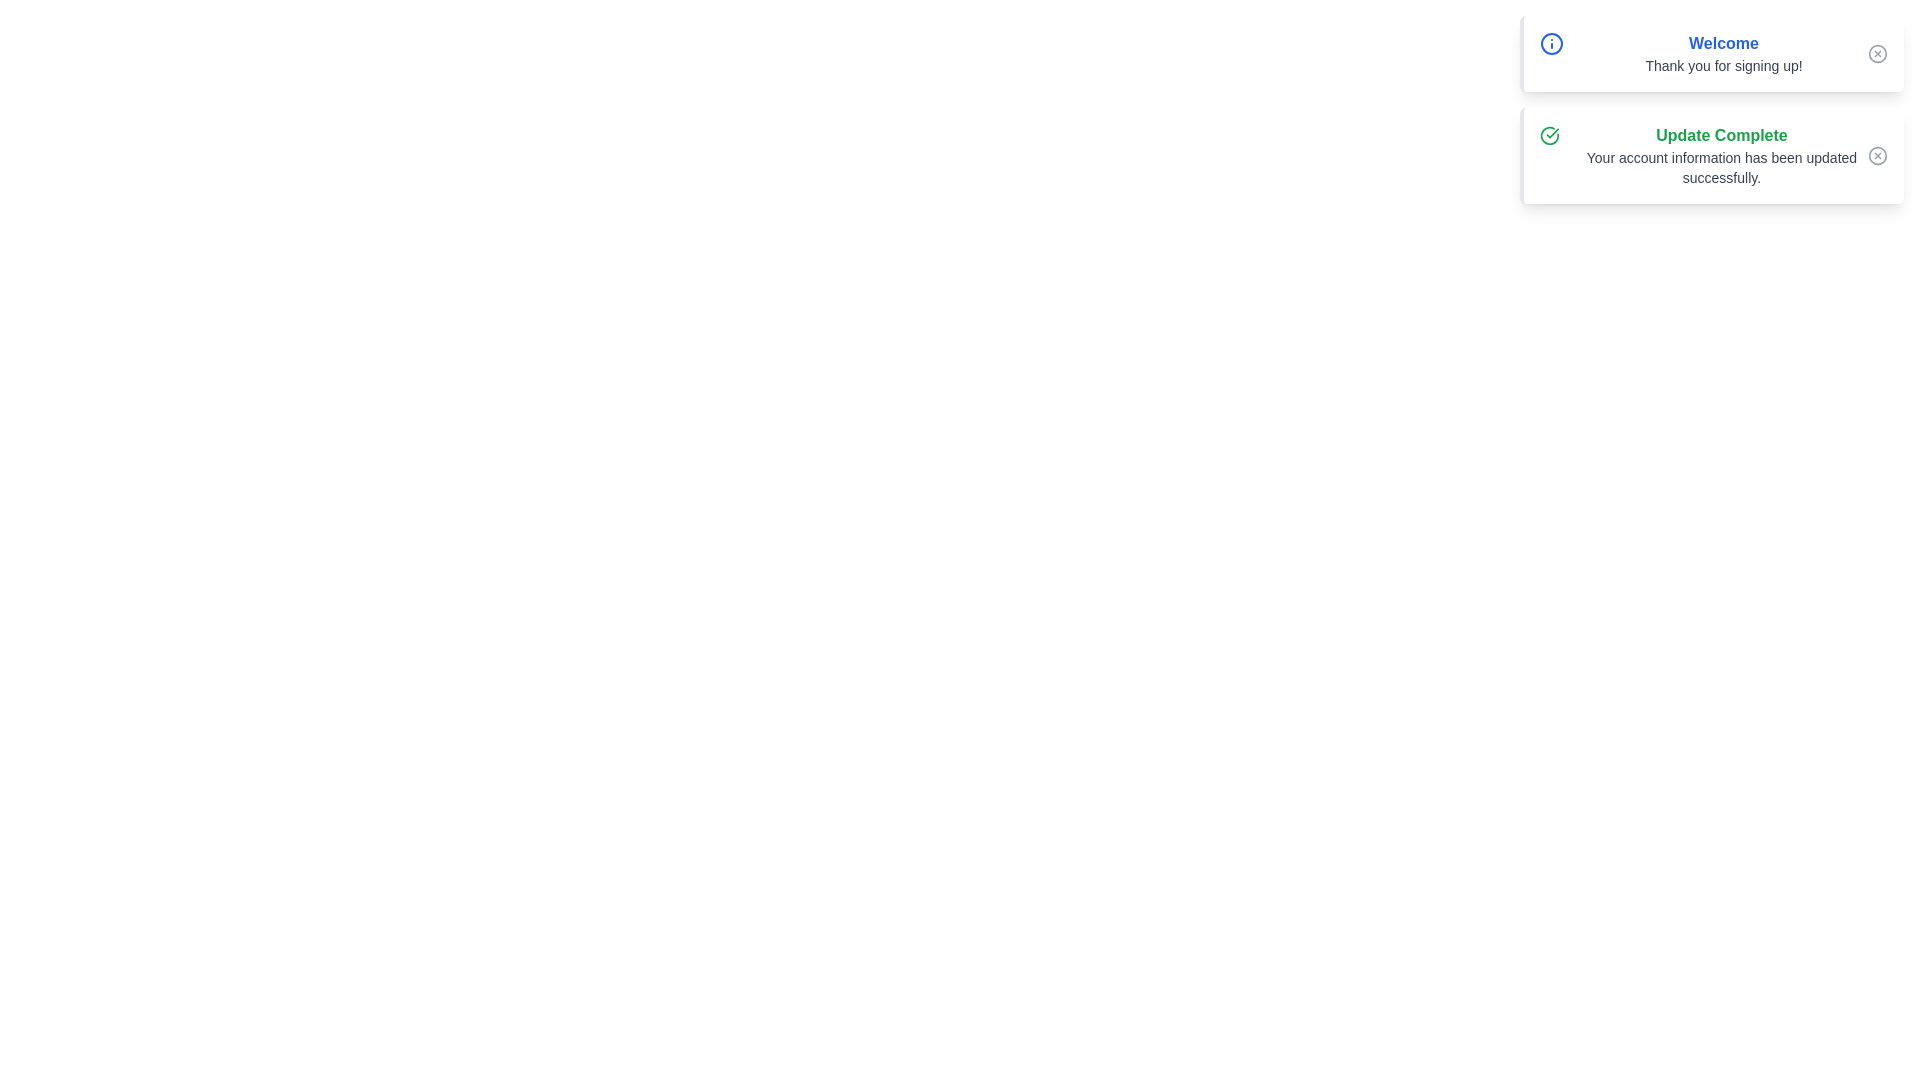 The image size is (1920, 1080). Describe the element at coordinates (1876, 53) in the screenshot. I see `the close button in the top-right corner of the 'Welcome' notification box` at that location.